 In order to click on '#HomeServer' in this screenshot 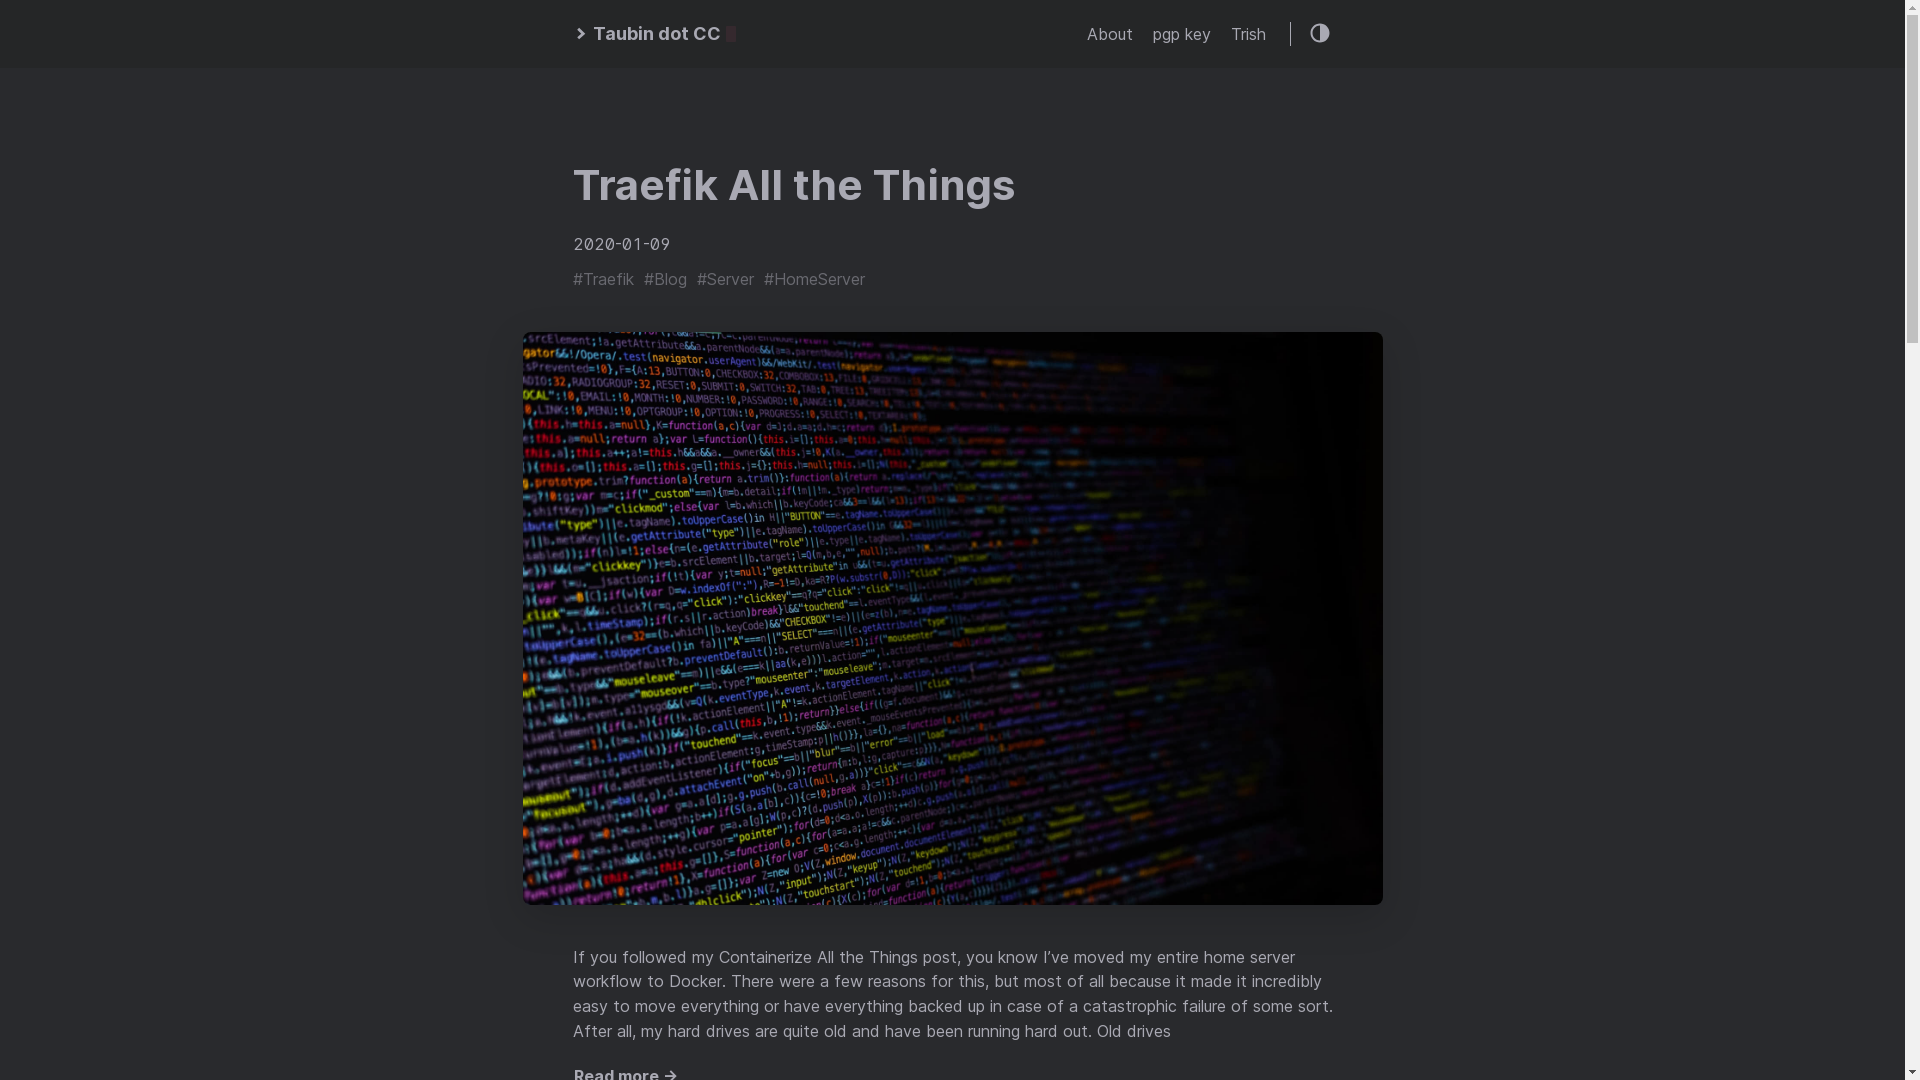, I will do `click(762, 278)`.